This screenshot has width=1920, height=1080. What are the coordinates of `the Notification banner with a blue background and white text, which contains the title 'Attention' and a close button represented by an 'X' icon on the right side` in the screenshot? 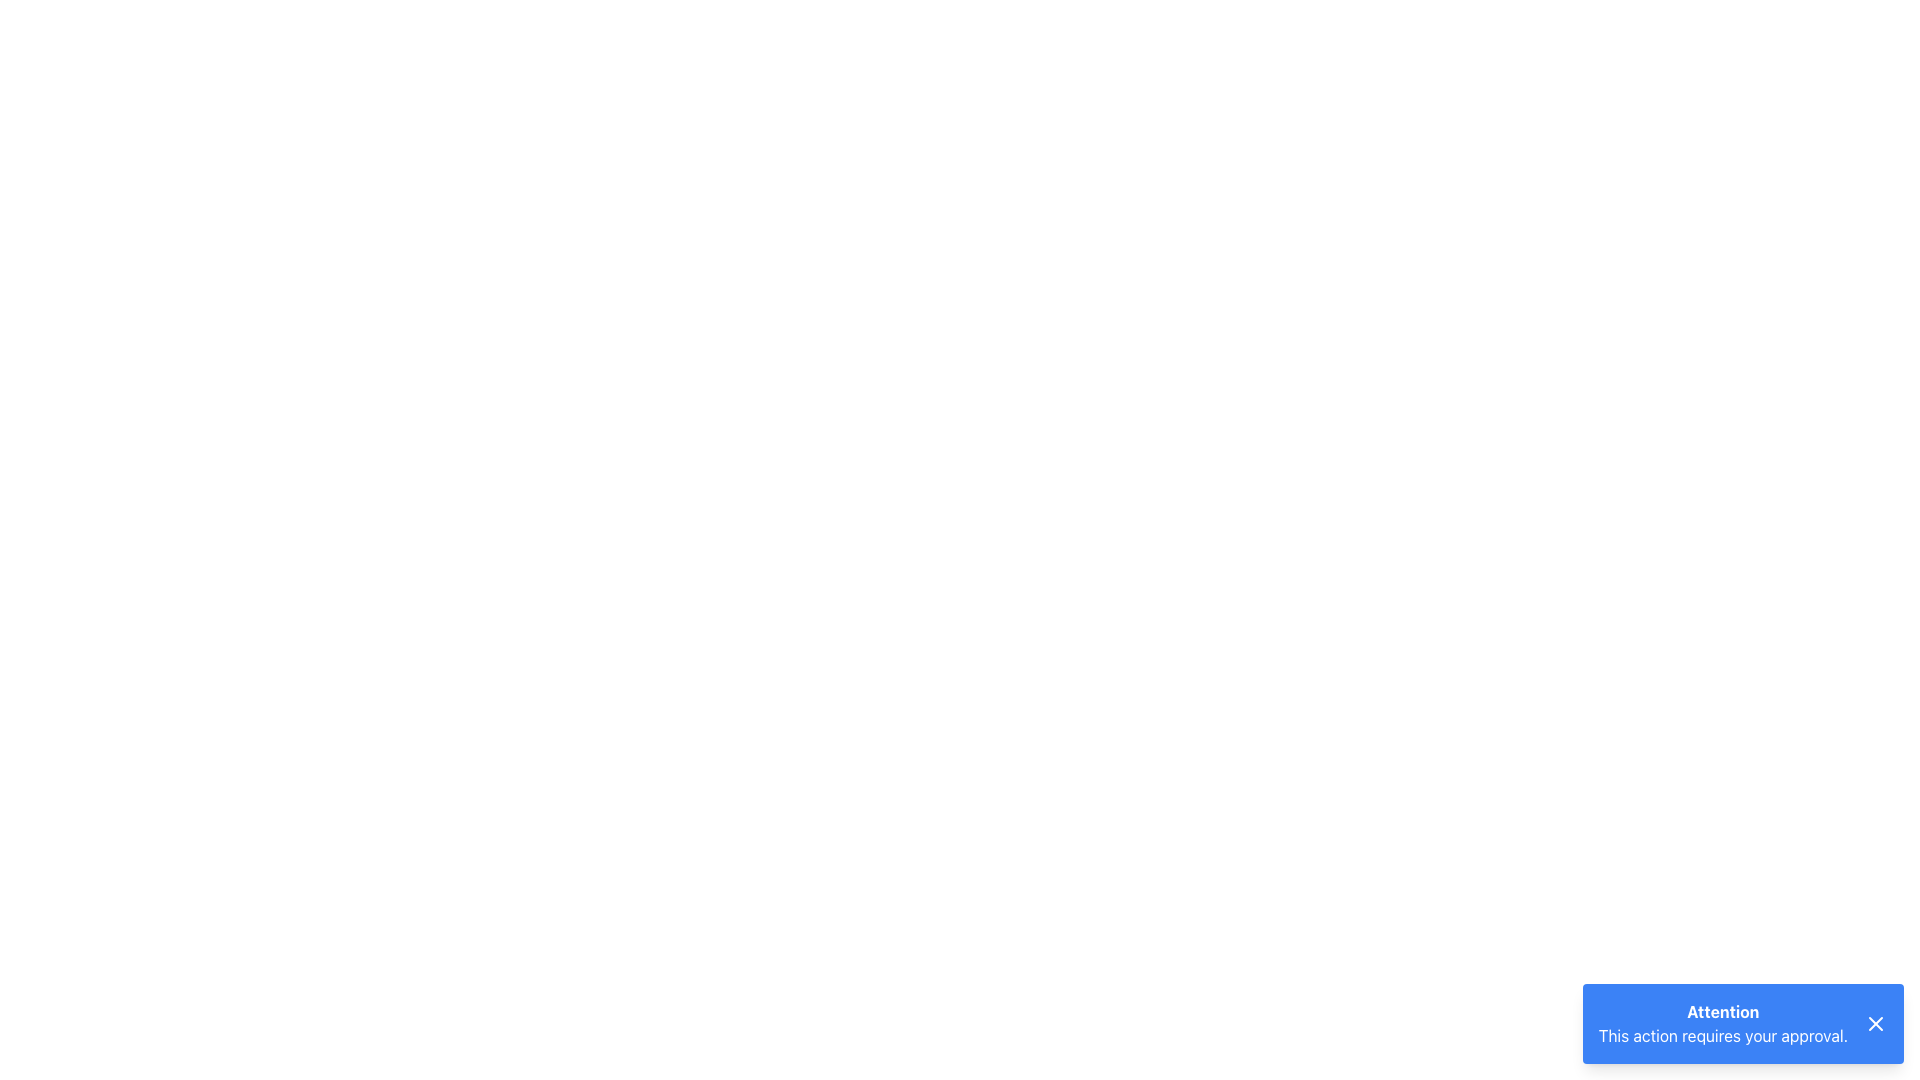 It's located at (1742, 1023).